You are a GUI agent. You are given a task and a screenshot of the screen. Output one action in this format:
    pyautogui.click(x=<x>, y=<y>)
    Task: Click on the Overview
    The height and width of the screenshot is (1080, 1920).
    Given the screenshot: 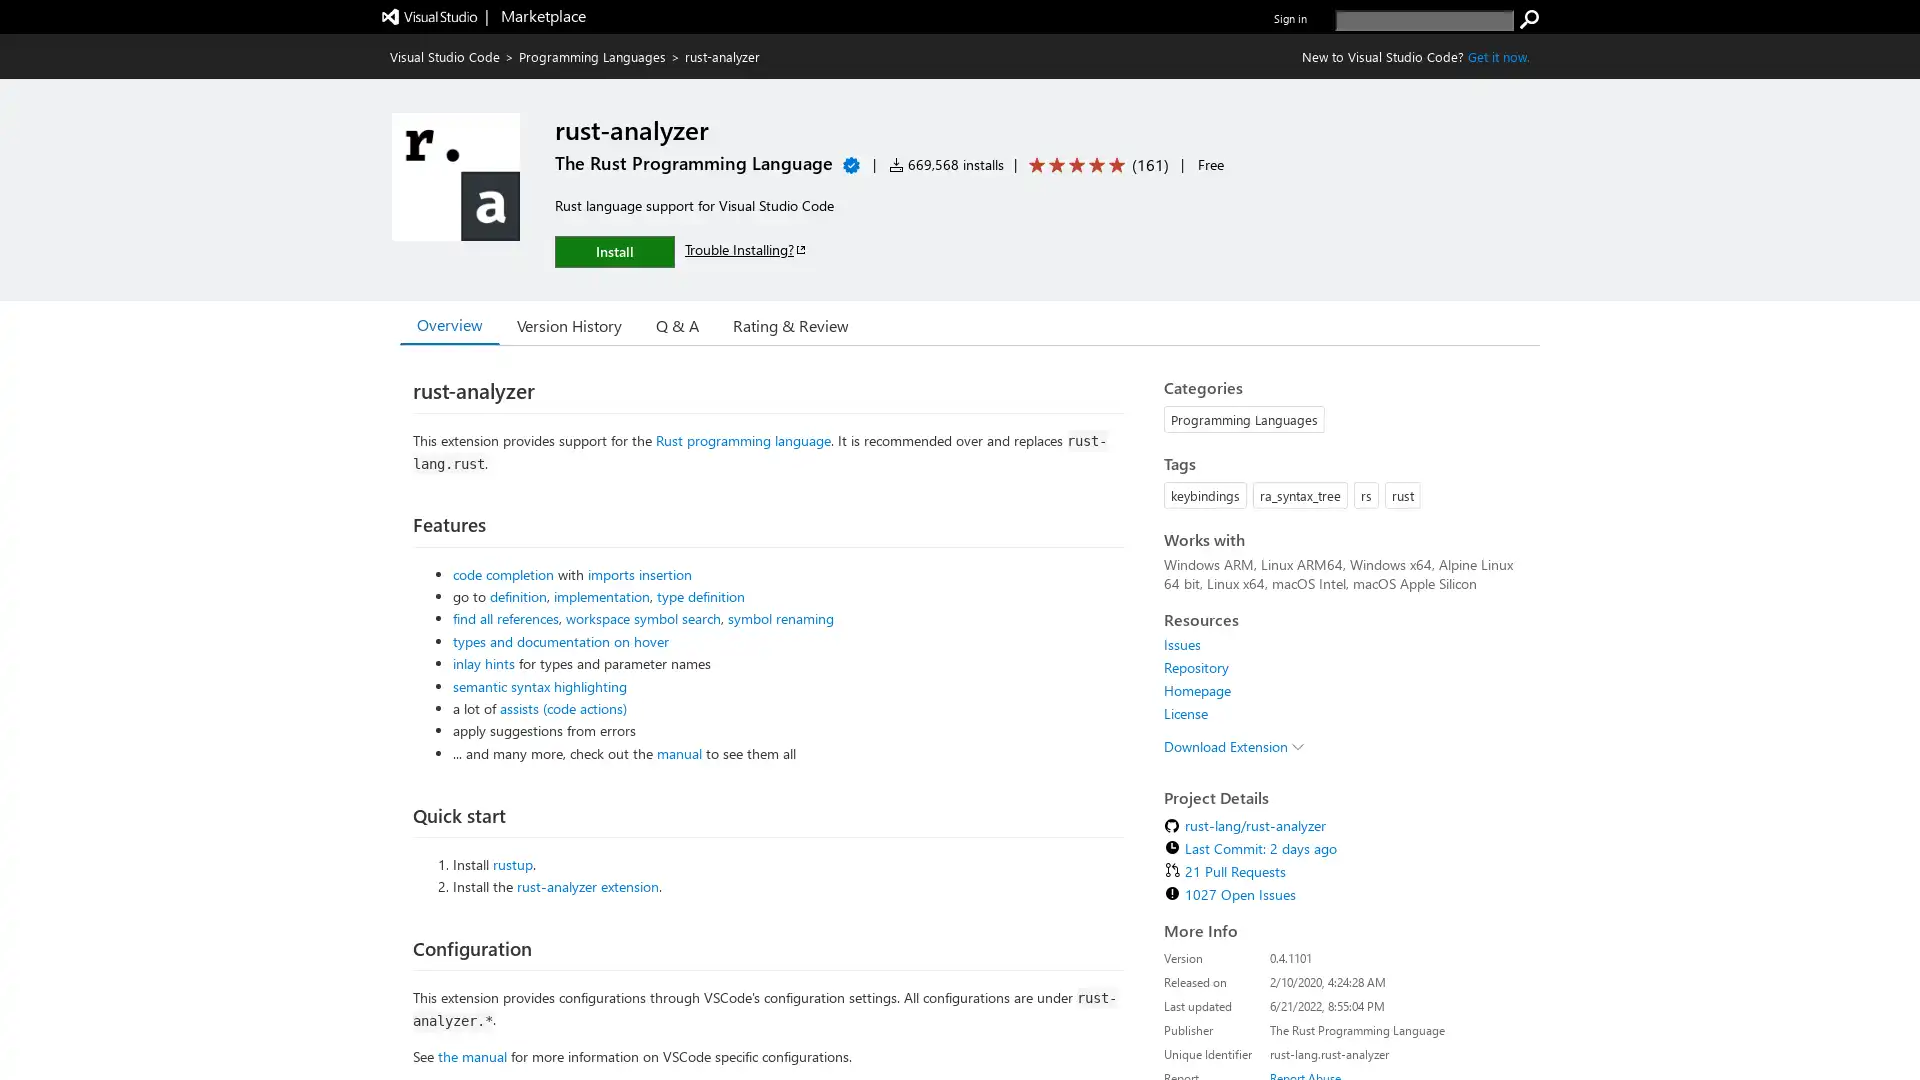 What is the action you would take?
    pyautogui.click(x=449, y=323)
    